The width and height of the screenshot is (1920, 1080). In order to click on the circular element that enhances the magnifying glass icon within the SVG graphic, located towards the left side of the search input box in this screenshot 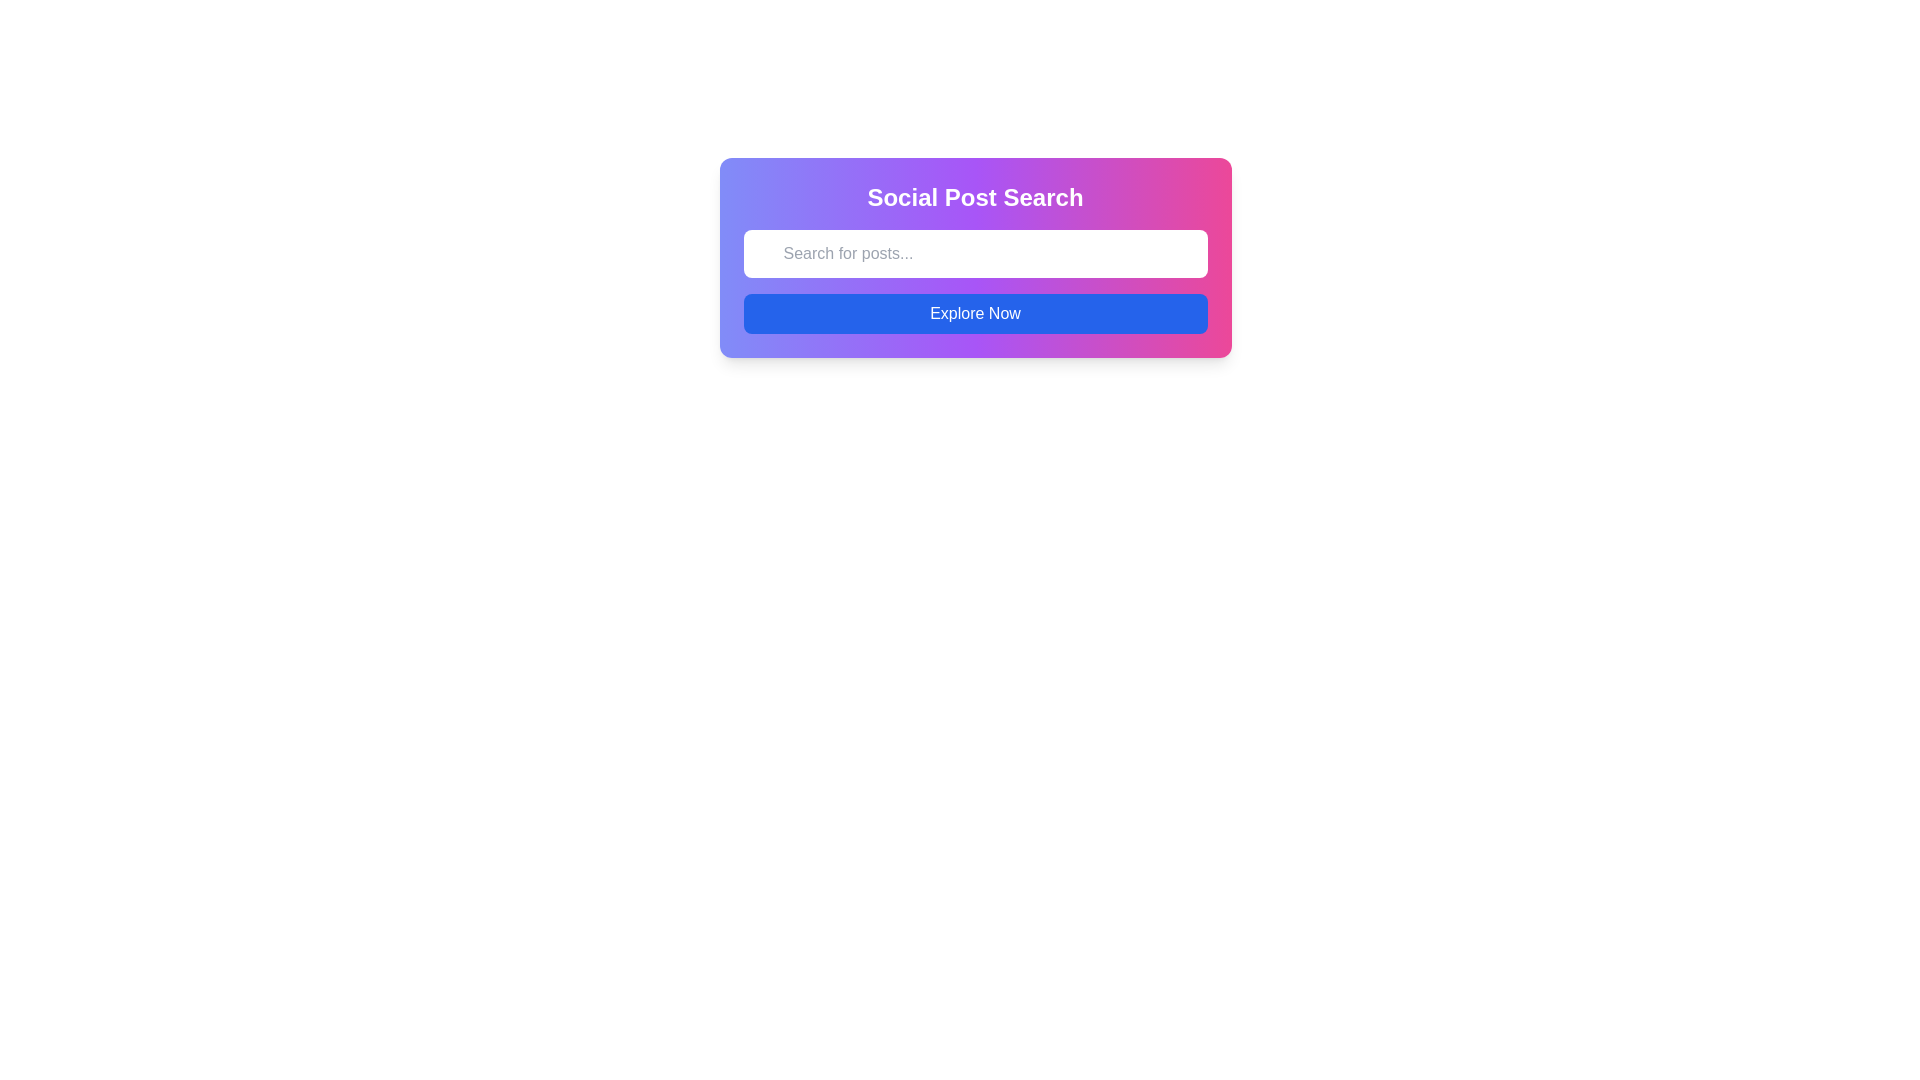, I will do `click(763, 238)`.